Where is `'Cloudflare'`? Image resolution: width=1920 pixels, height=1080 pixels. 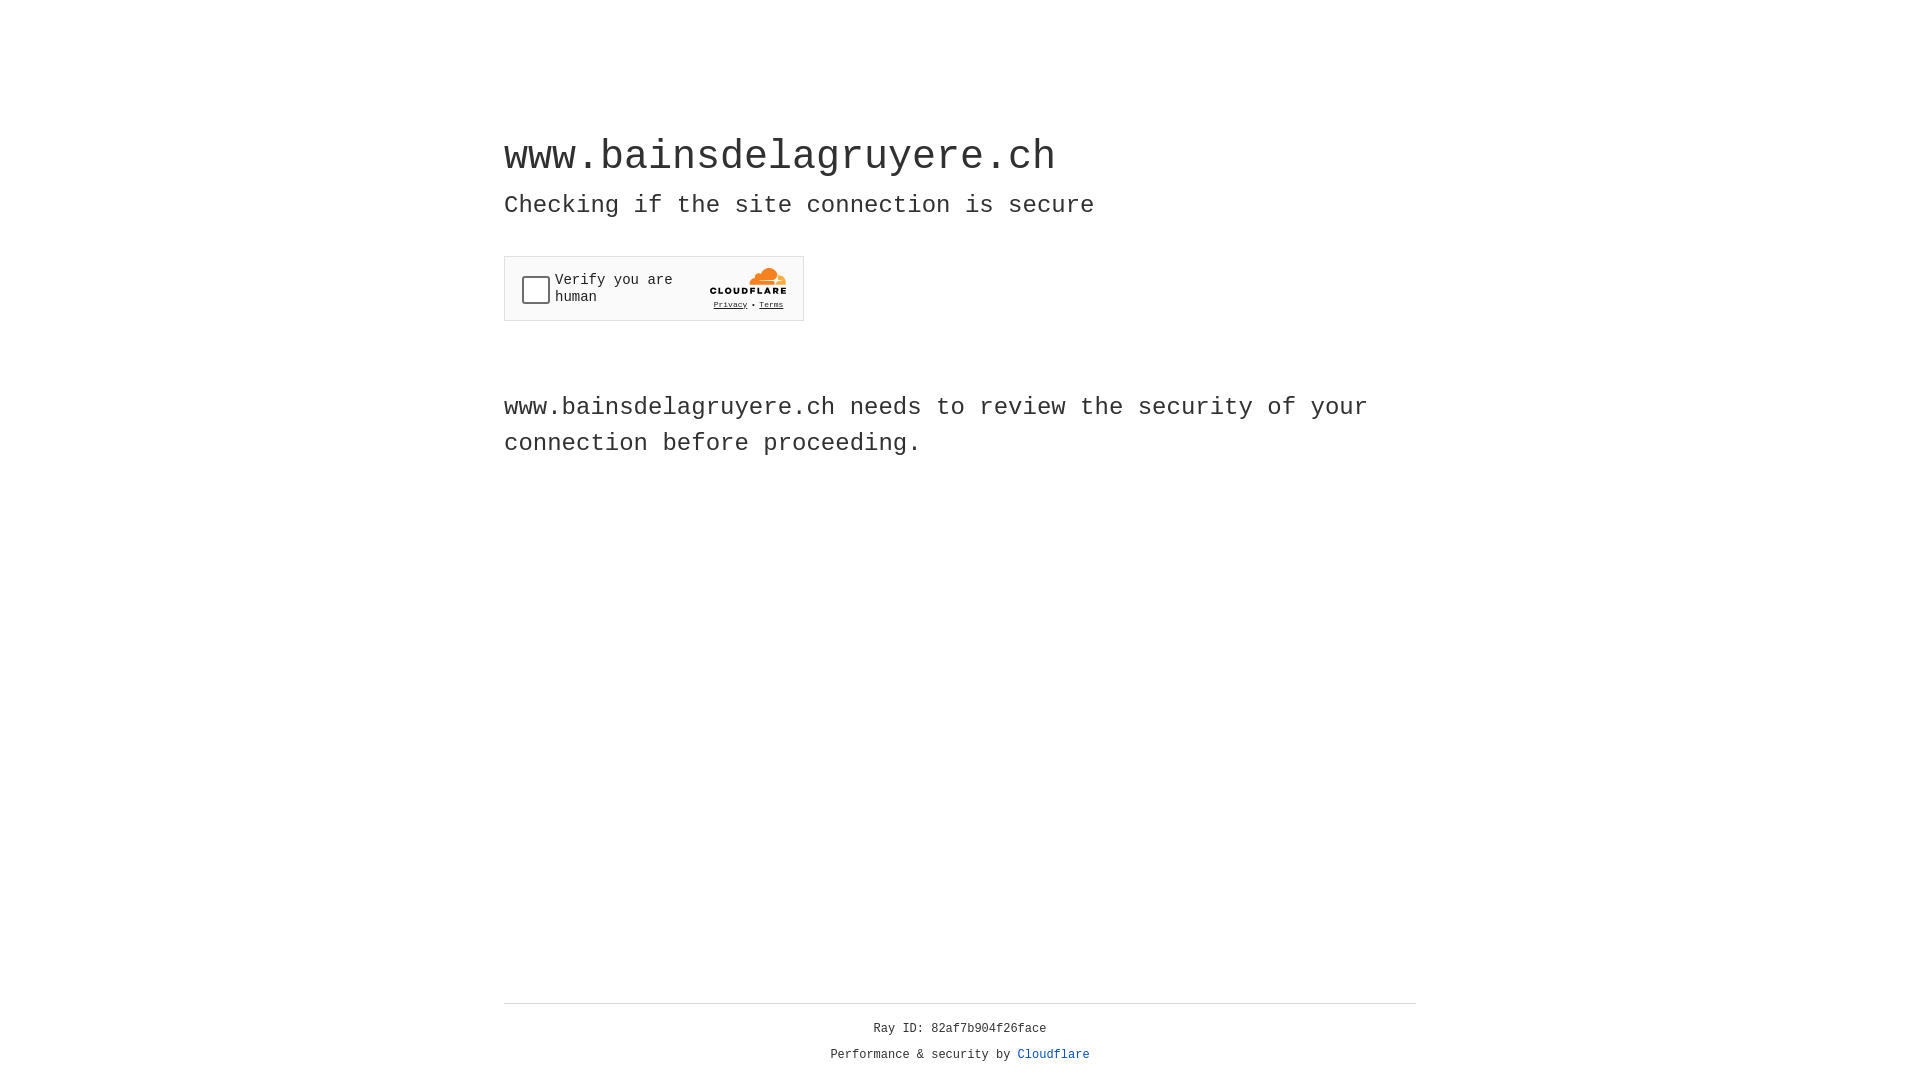
'Cloudflare' is located at coordinates (1017, 1054).